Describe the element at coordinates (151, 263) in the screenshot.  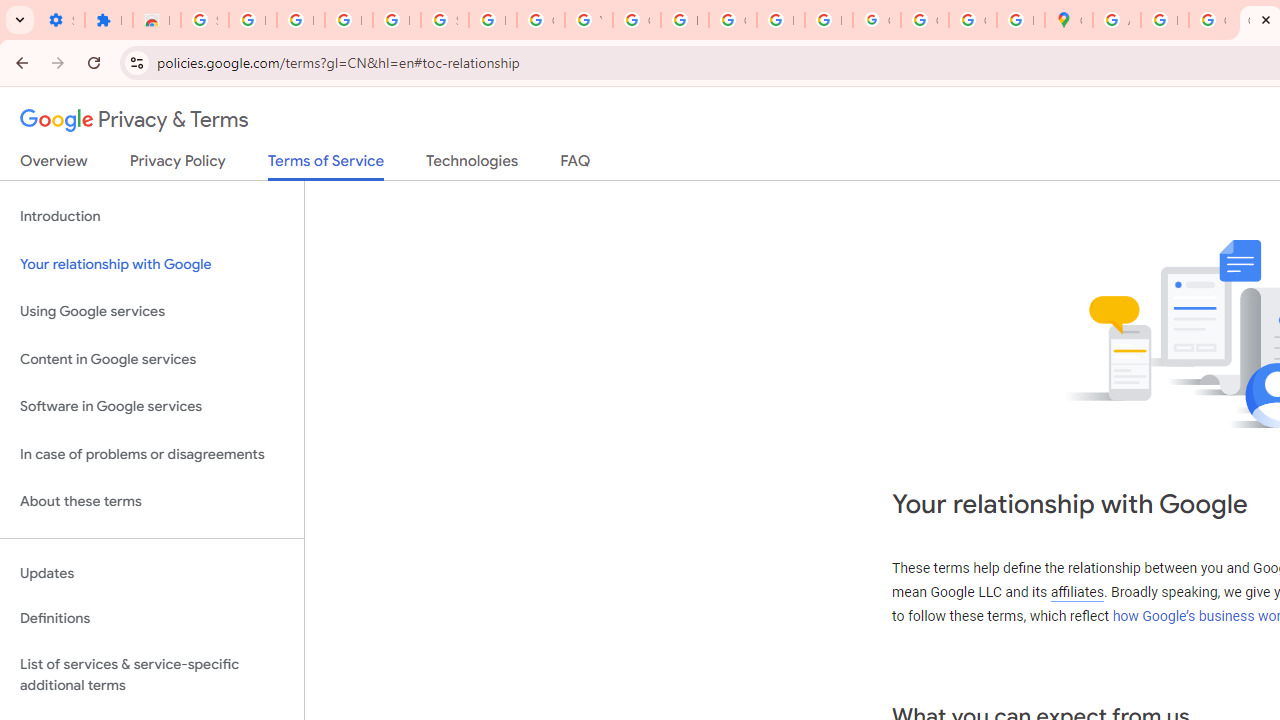
I see `'Your relationship with Google'` at that location.